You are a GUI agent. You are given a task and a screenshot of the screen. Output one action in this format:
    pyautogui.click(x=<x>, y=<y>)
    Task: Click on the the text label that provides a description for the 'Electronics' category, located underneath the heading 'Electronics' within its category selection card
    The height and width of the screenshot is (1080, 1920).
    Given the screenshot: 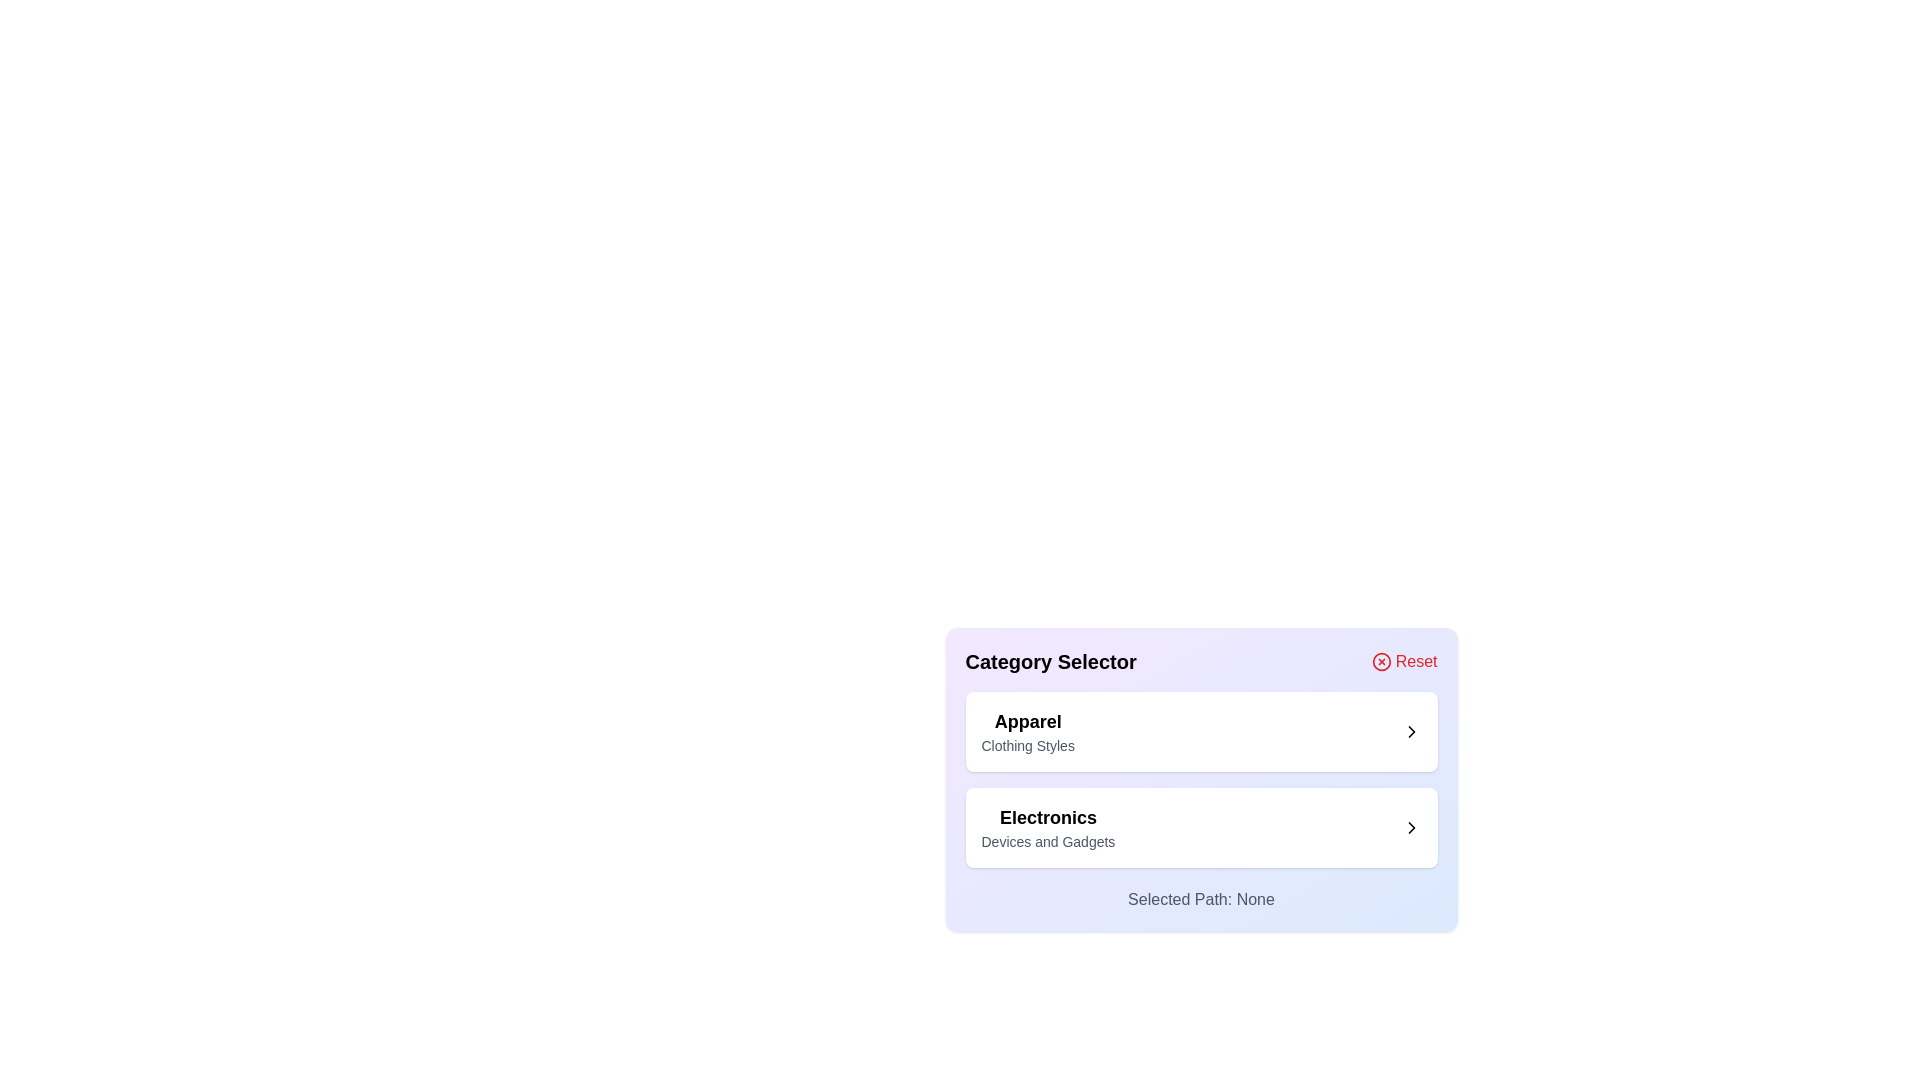 What is the action you would take?
    pyautogui.click(x=1047, y=841)
    